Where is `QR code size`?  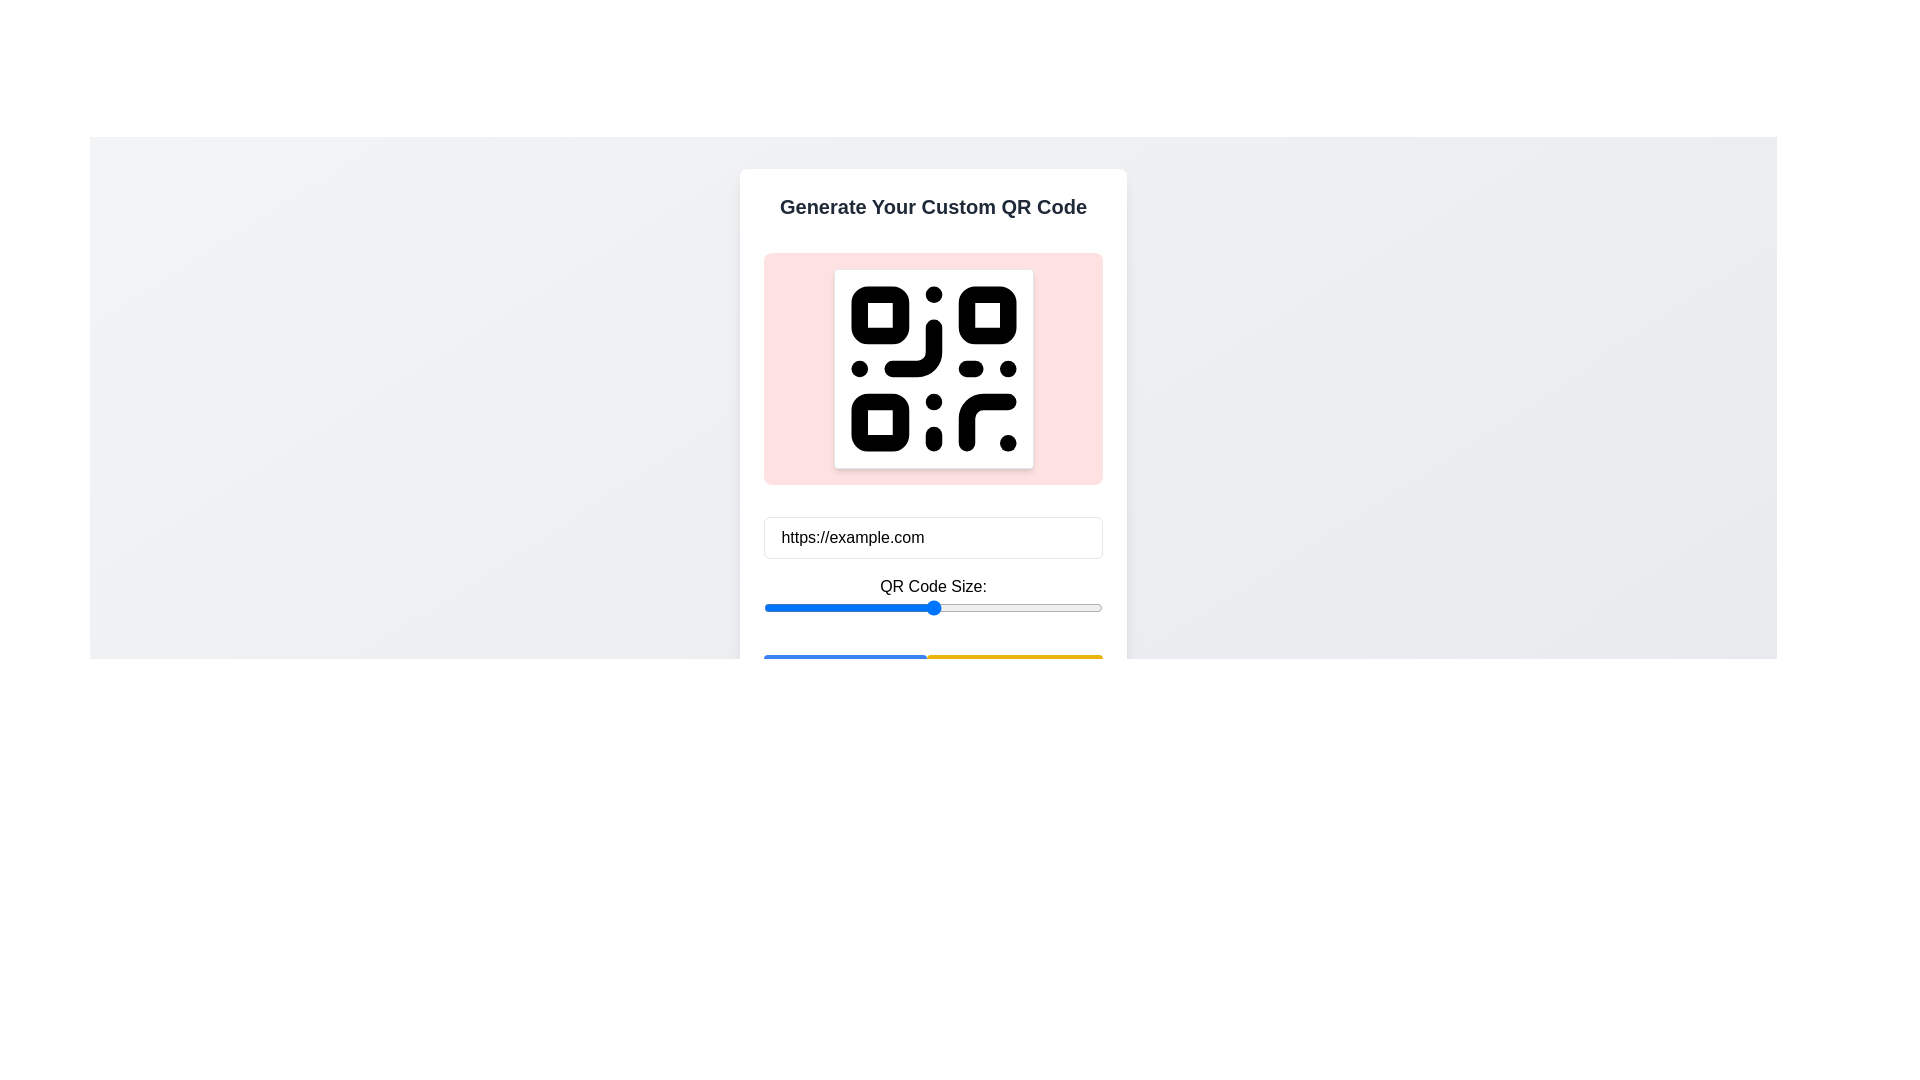 QR code size is located at coordinates (837, 607).